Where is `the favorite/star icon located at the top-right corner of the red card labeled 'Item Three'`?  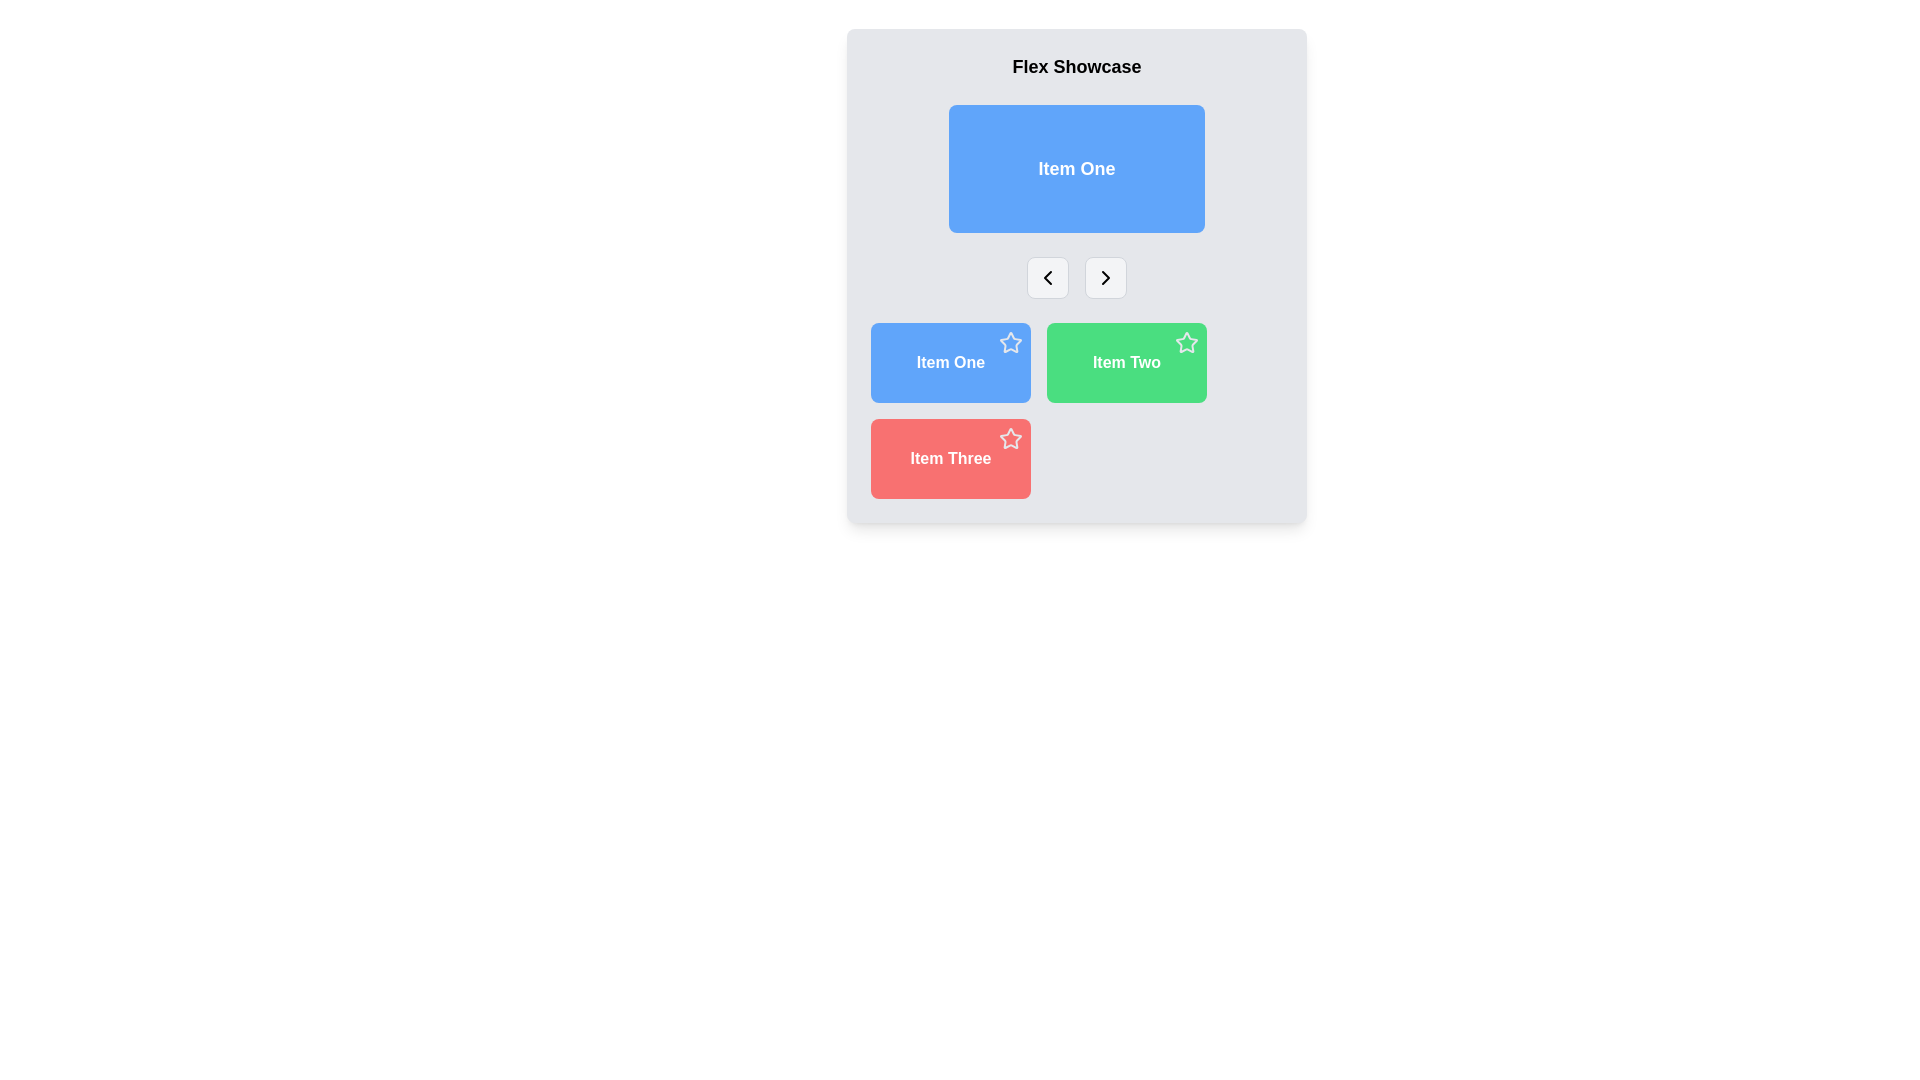 the favorite/star icon located at the top-right corner of the red card labeled 'Item Three' is located at coordinates (1011, 438).